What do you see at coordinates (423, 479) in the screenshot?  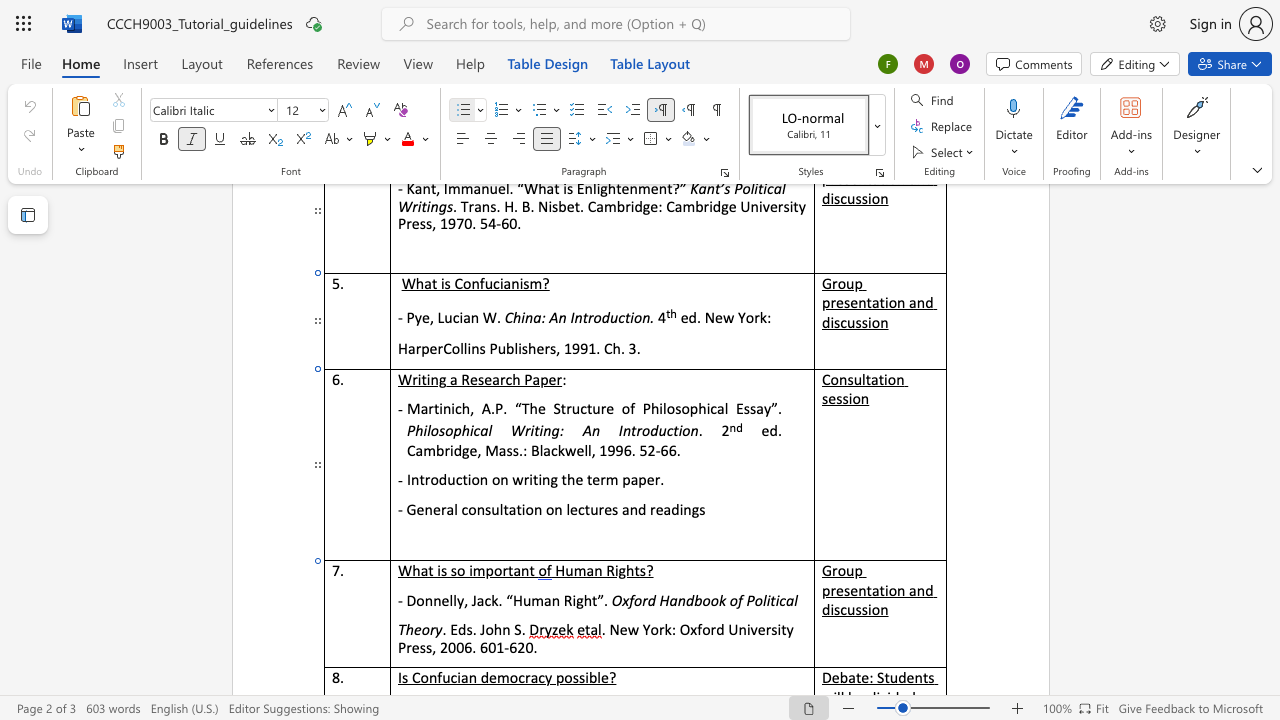 I see `the space between the continuous character "t" and "r" in the text` at bounding box center [423, 479].